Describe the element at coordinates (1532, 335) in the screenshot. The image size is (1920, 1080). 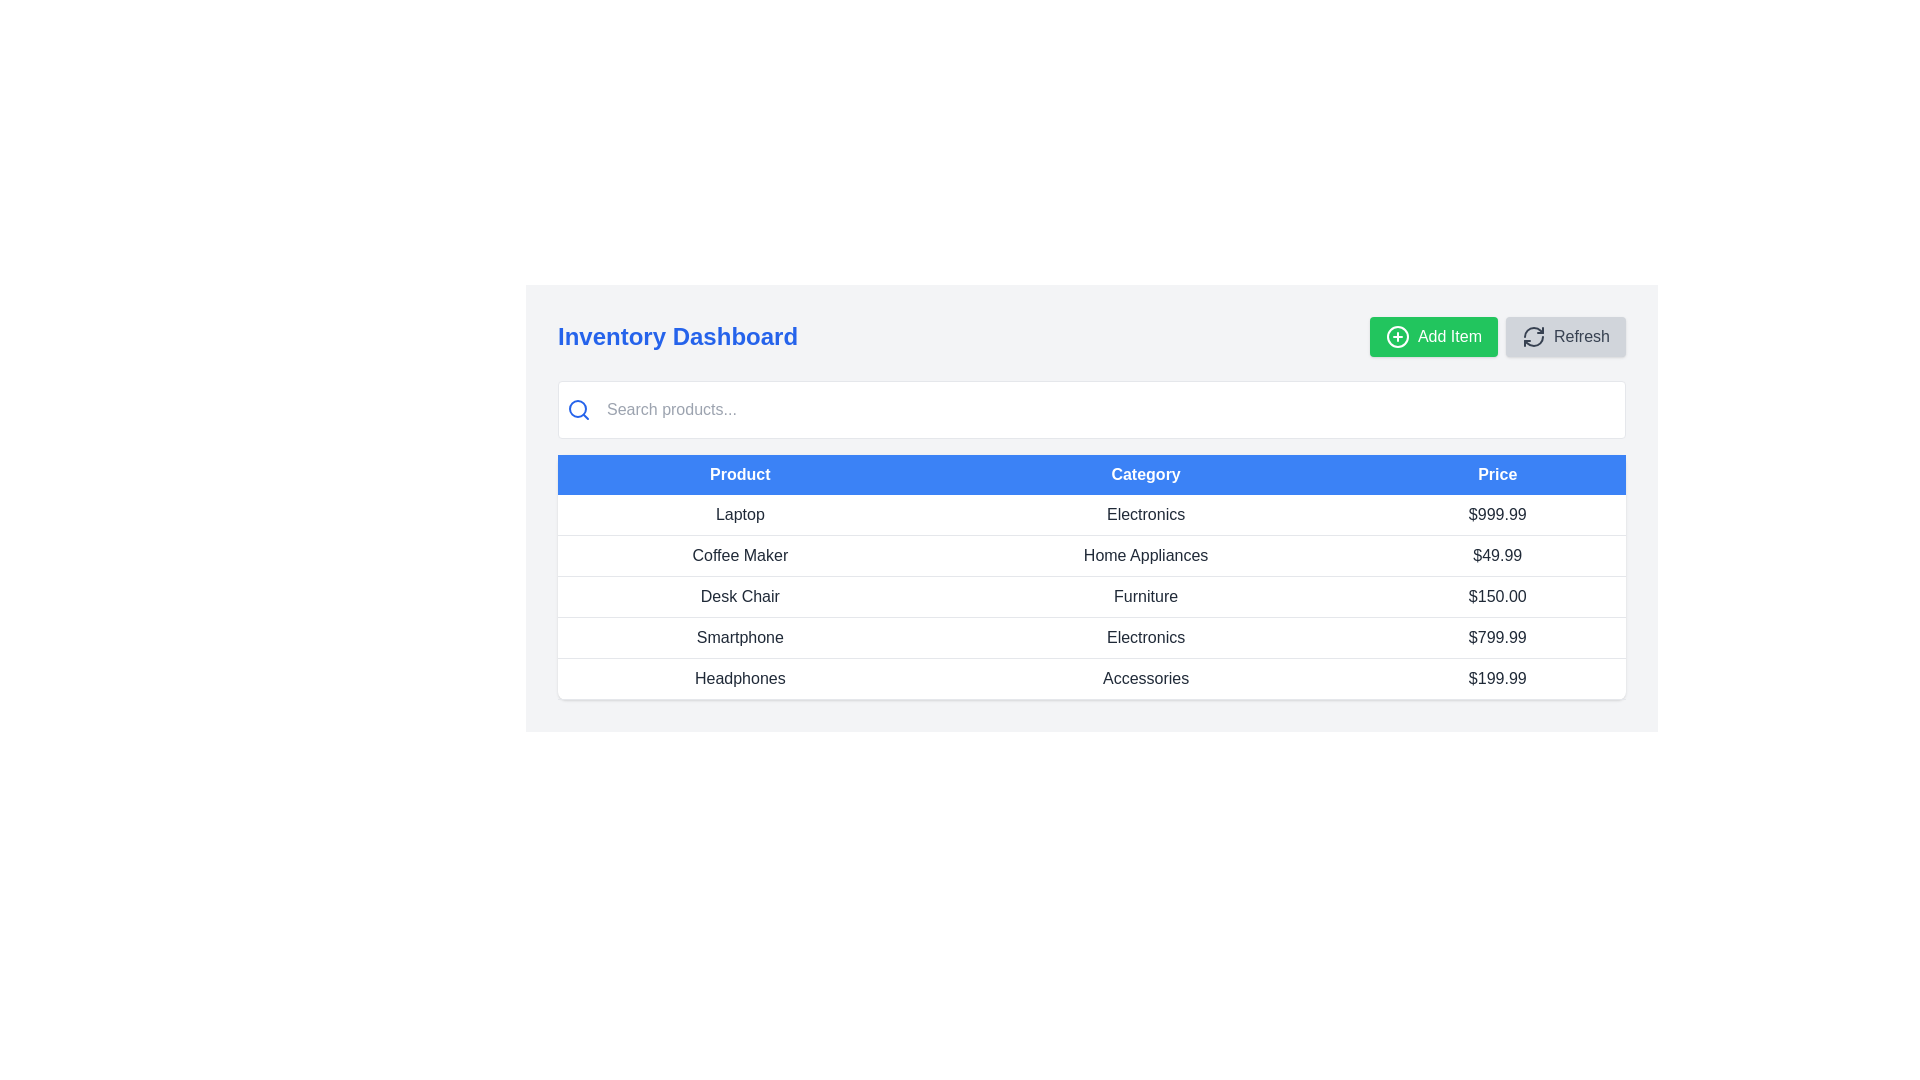
I see `the refresh icon located at the top-right corner of the interface, which is part of the 'Refresh' button and precedes the 'Refresh' text, to refresh the data or interface` at that location.